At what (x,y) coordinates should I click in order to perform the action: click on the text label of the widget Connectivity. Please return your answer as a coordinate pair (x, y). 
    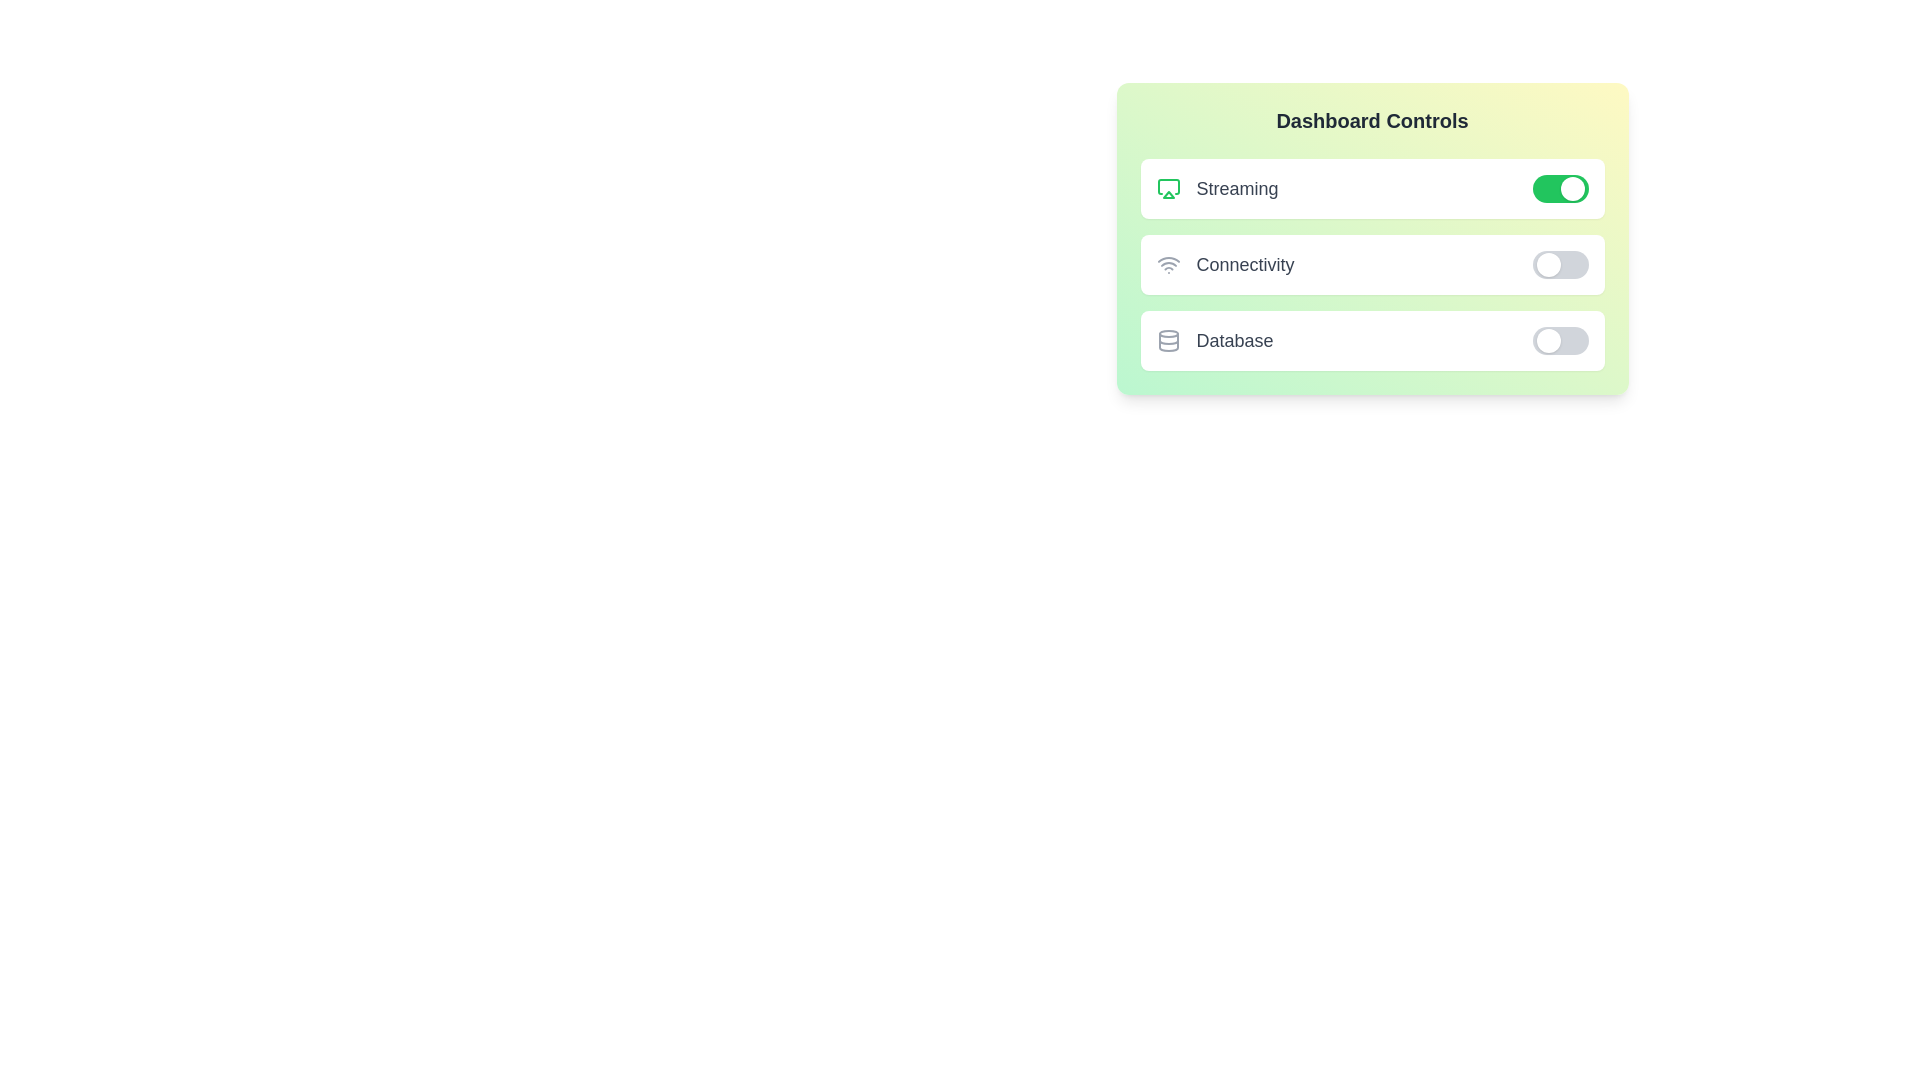
    Looking at the image, I should click on (1224, 264).